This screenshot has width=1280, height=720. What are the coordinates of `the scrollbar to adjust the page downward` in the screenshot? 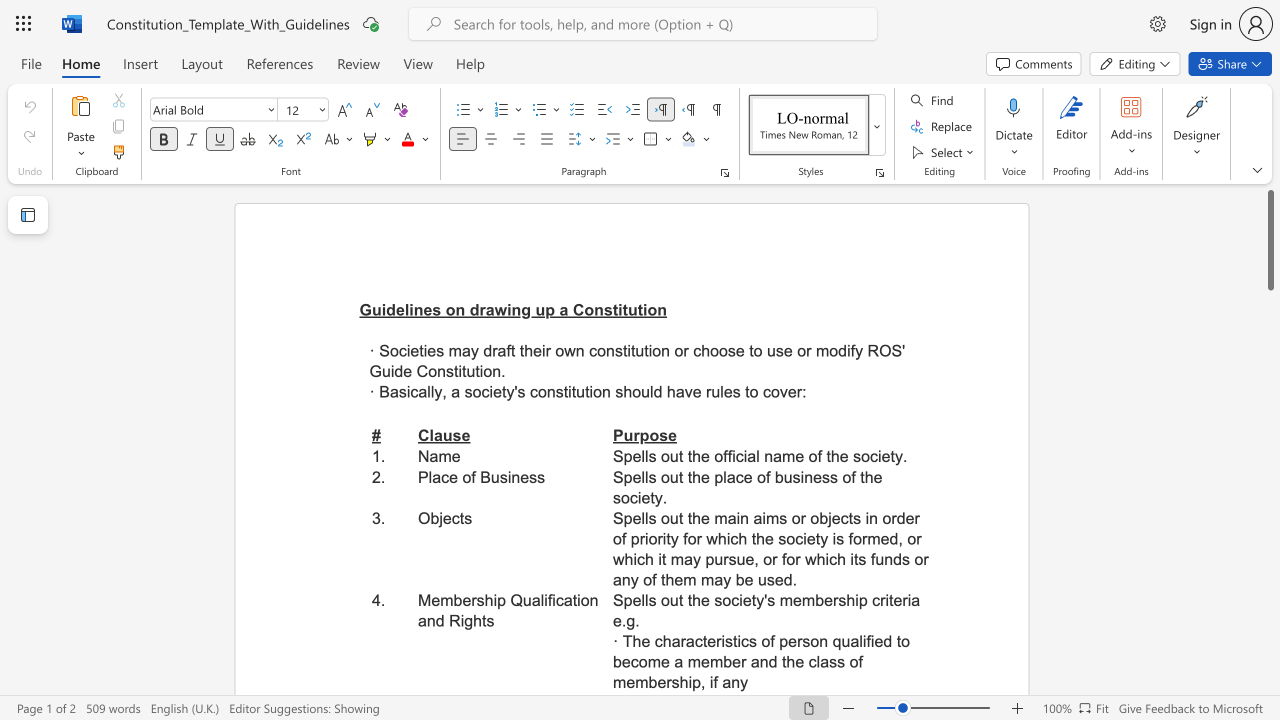 It's located at (1269, 460).